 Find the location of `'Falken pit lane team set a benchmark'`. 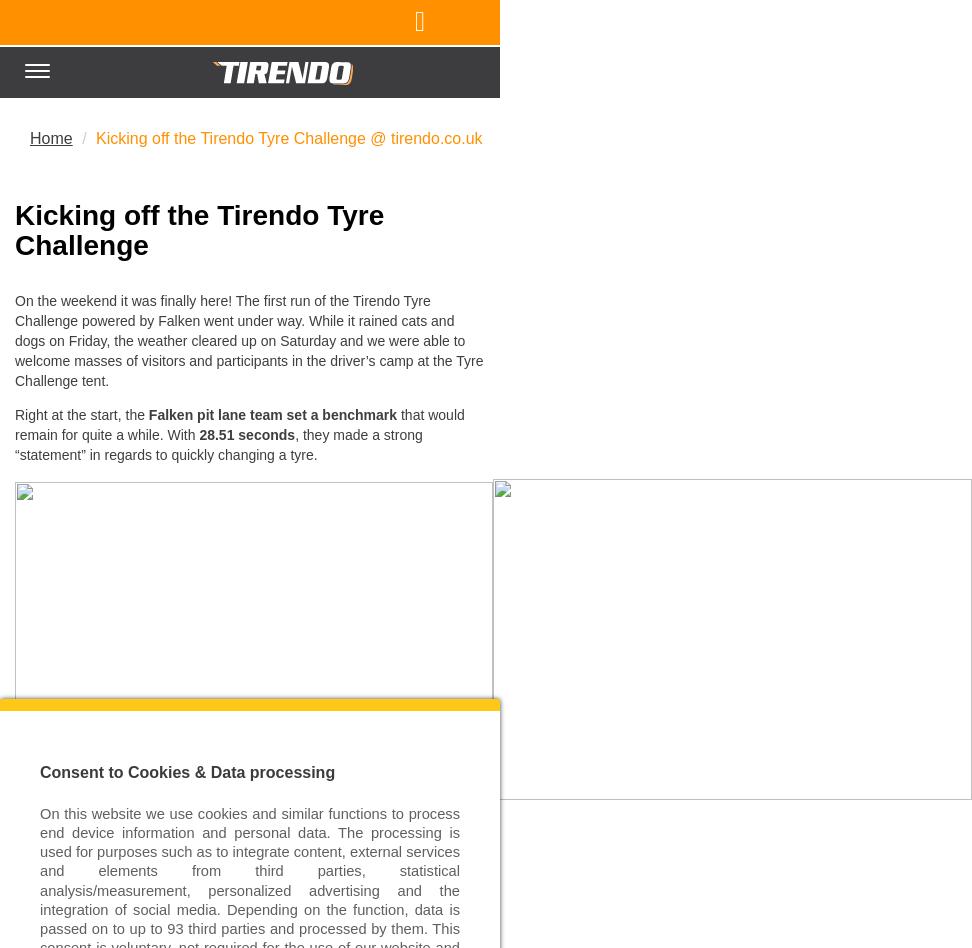

'Falken pit lane team set a benchmark' is located at coordinates (272, 412).